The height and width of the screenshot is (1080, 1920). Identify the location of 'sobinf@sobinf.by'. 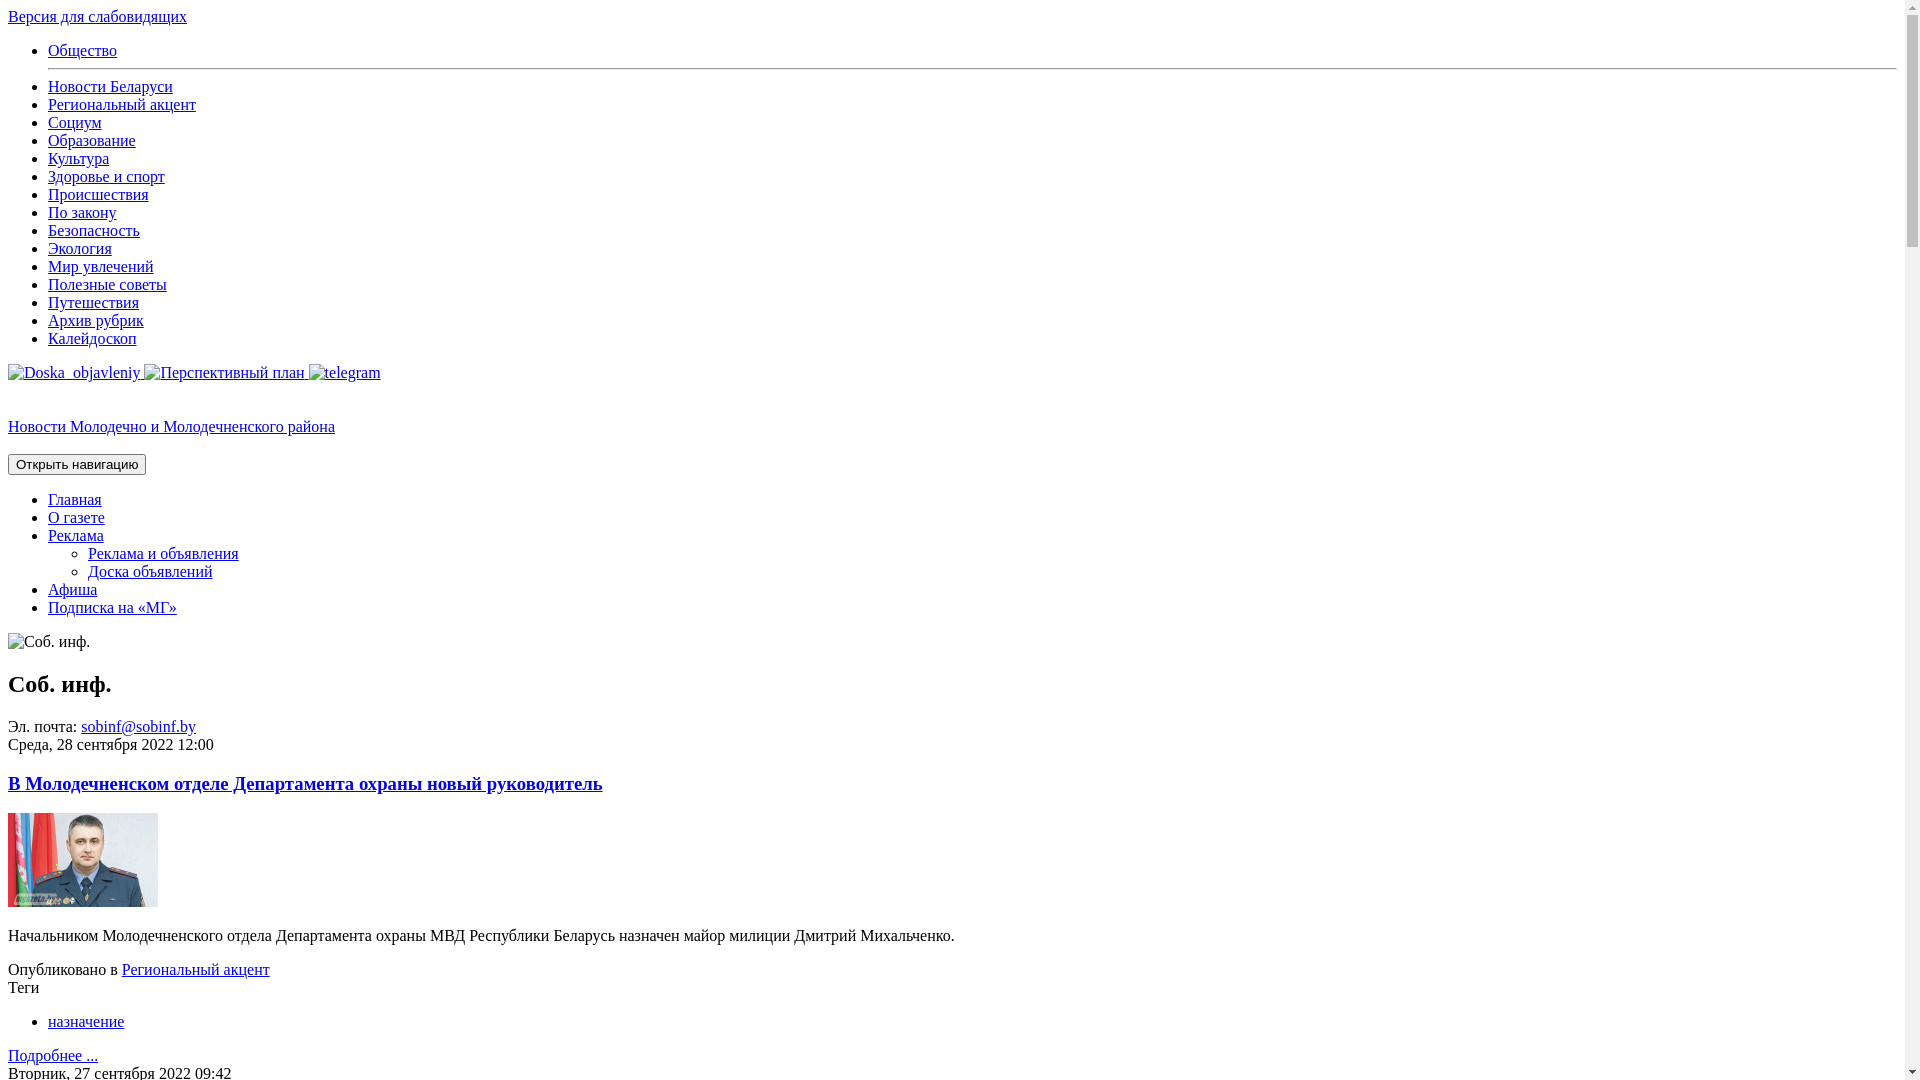
(137, 726).